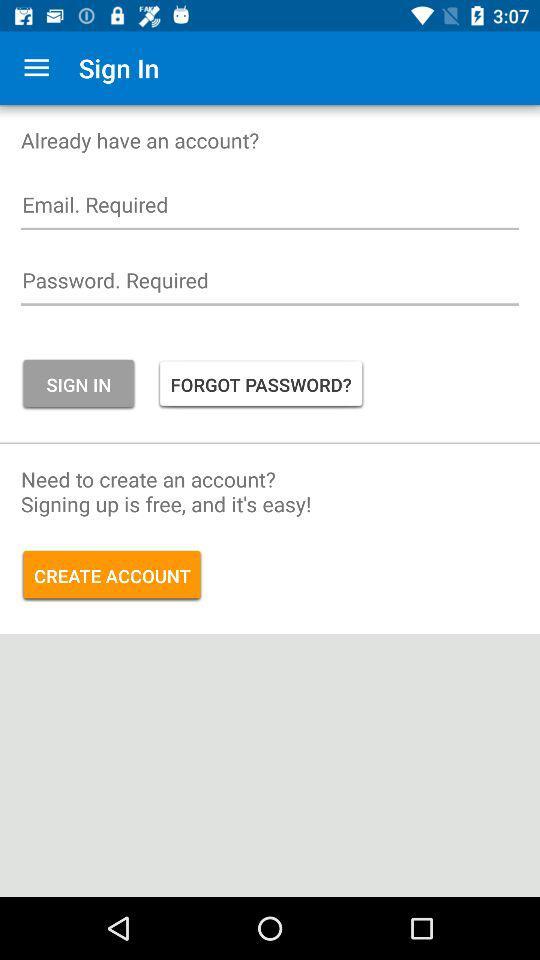 This screenshot has width=540, height=960. Describe the element at coordinates (36, 68) in the screenshot. I see `icon to the left of the sign in icon` at that location.